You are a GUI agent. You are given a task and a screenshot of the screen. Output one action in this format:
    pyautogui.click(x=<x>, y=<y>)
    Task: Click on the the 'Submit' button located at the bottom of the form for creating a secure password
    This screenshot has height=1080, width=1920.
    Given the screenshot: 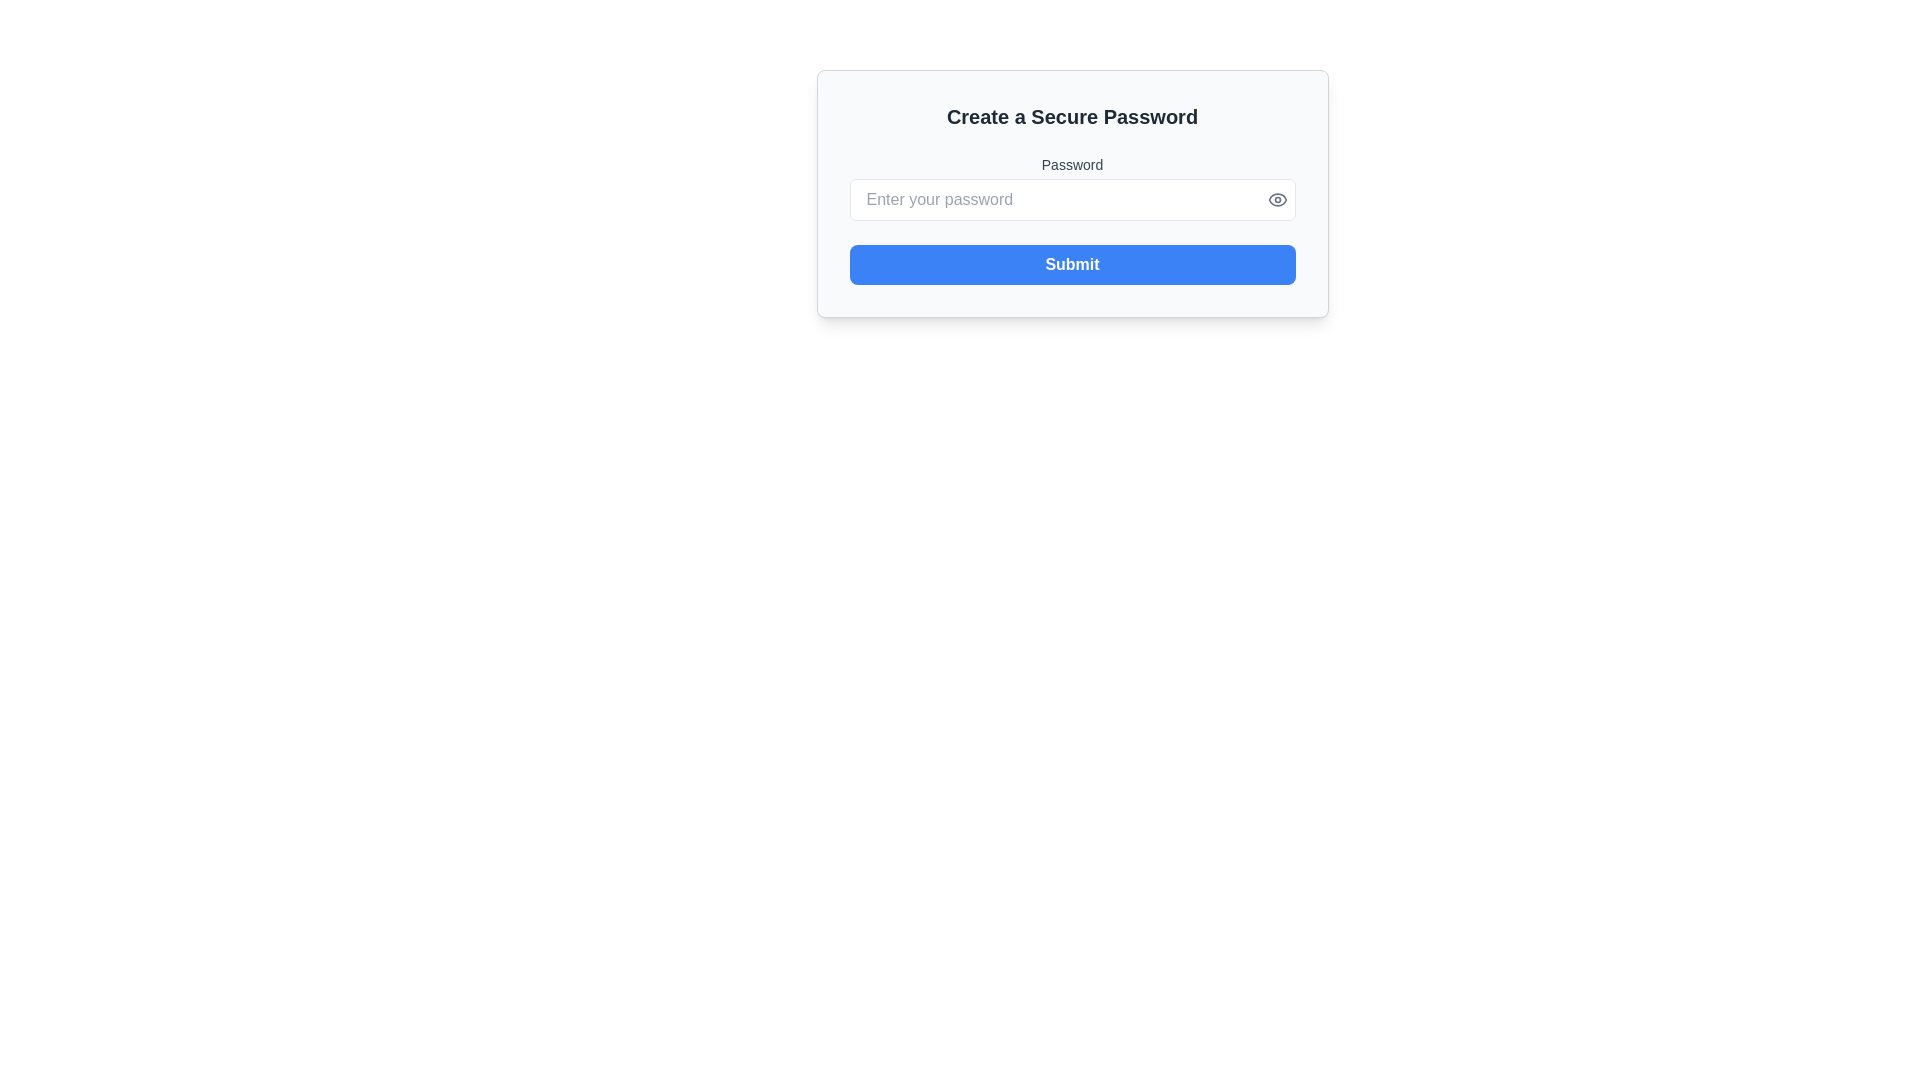 What is the action you would take?
    pyautogui.click(x=1071, y=264)
    